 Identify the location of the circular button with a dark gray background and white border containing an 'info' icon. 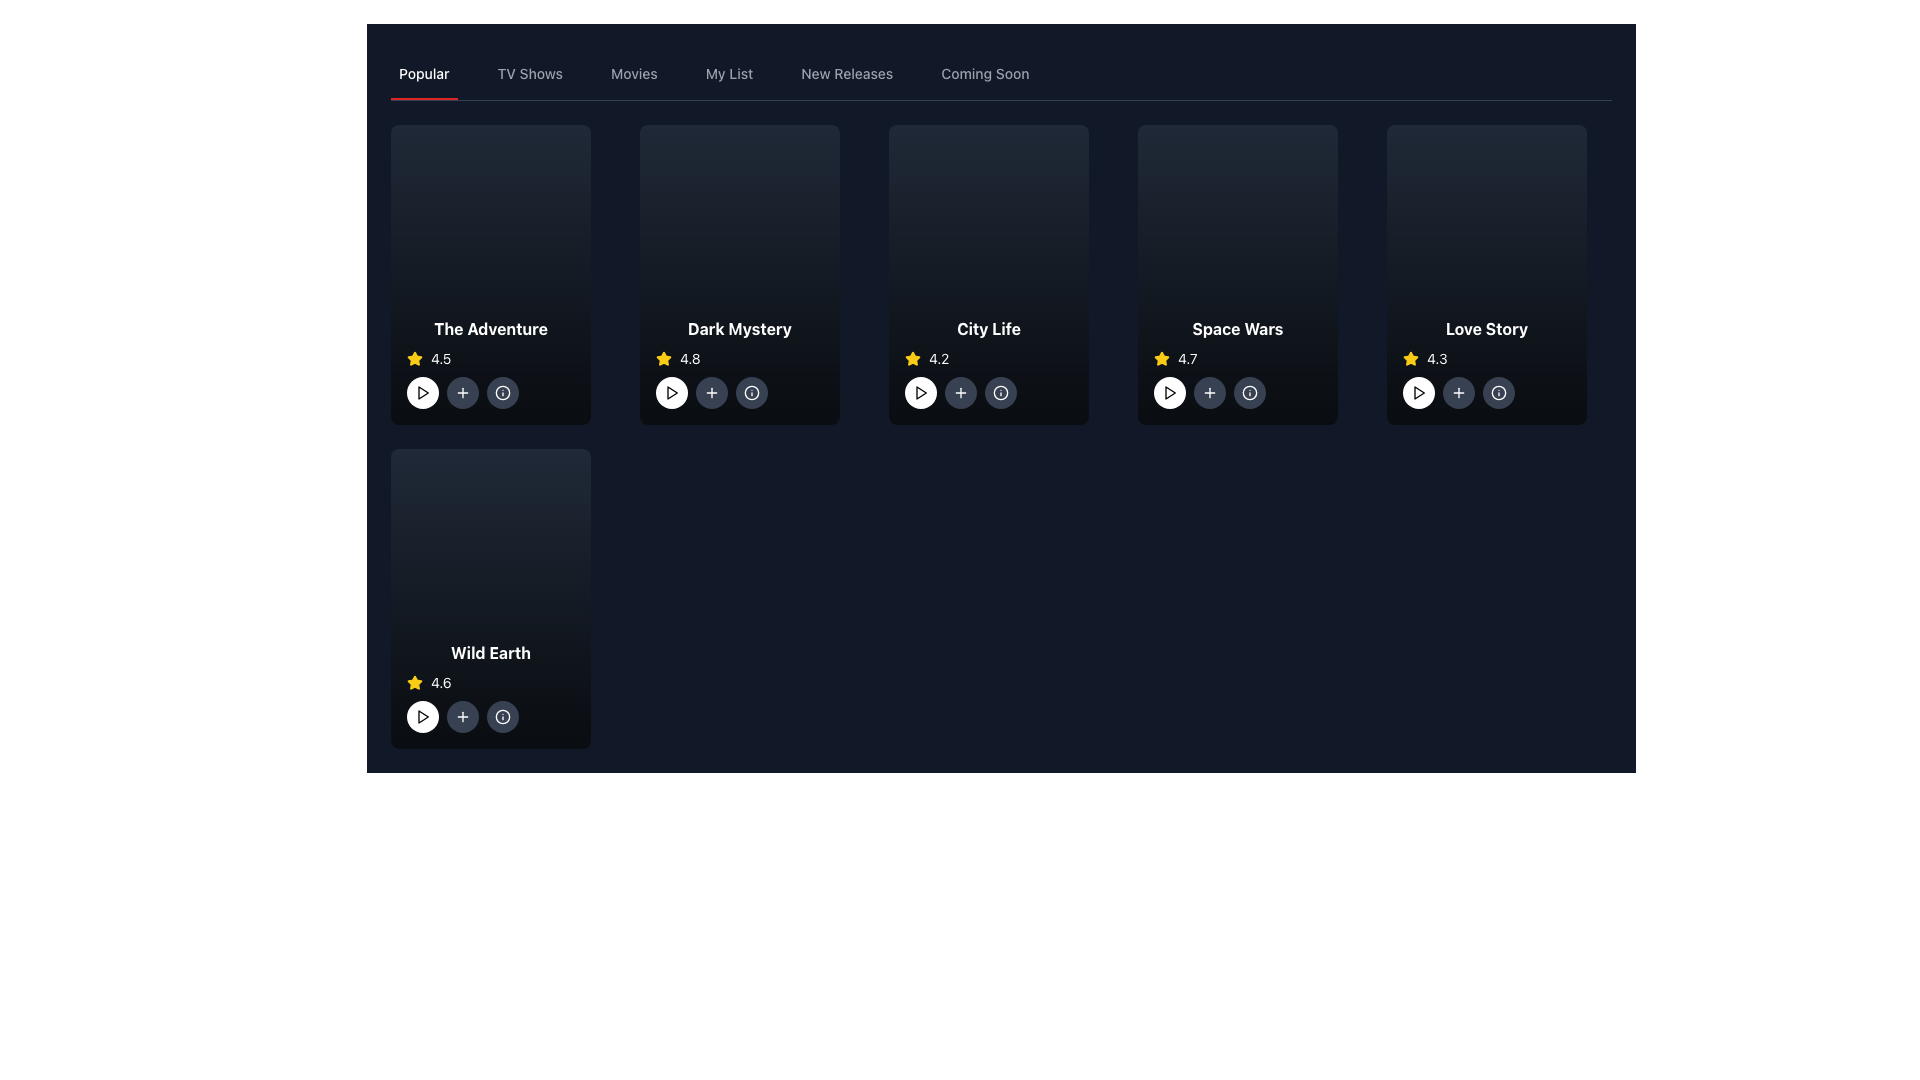
(1498, 393).